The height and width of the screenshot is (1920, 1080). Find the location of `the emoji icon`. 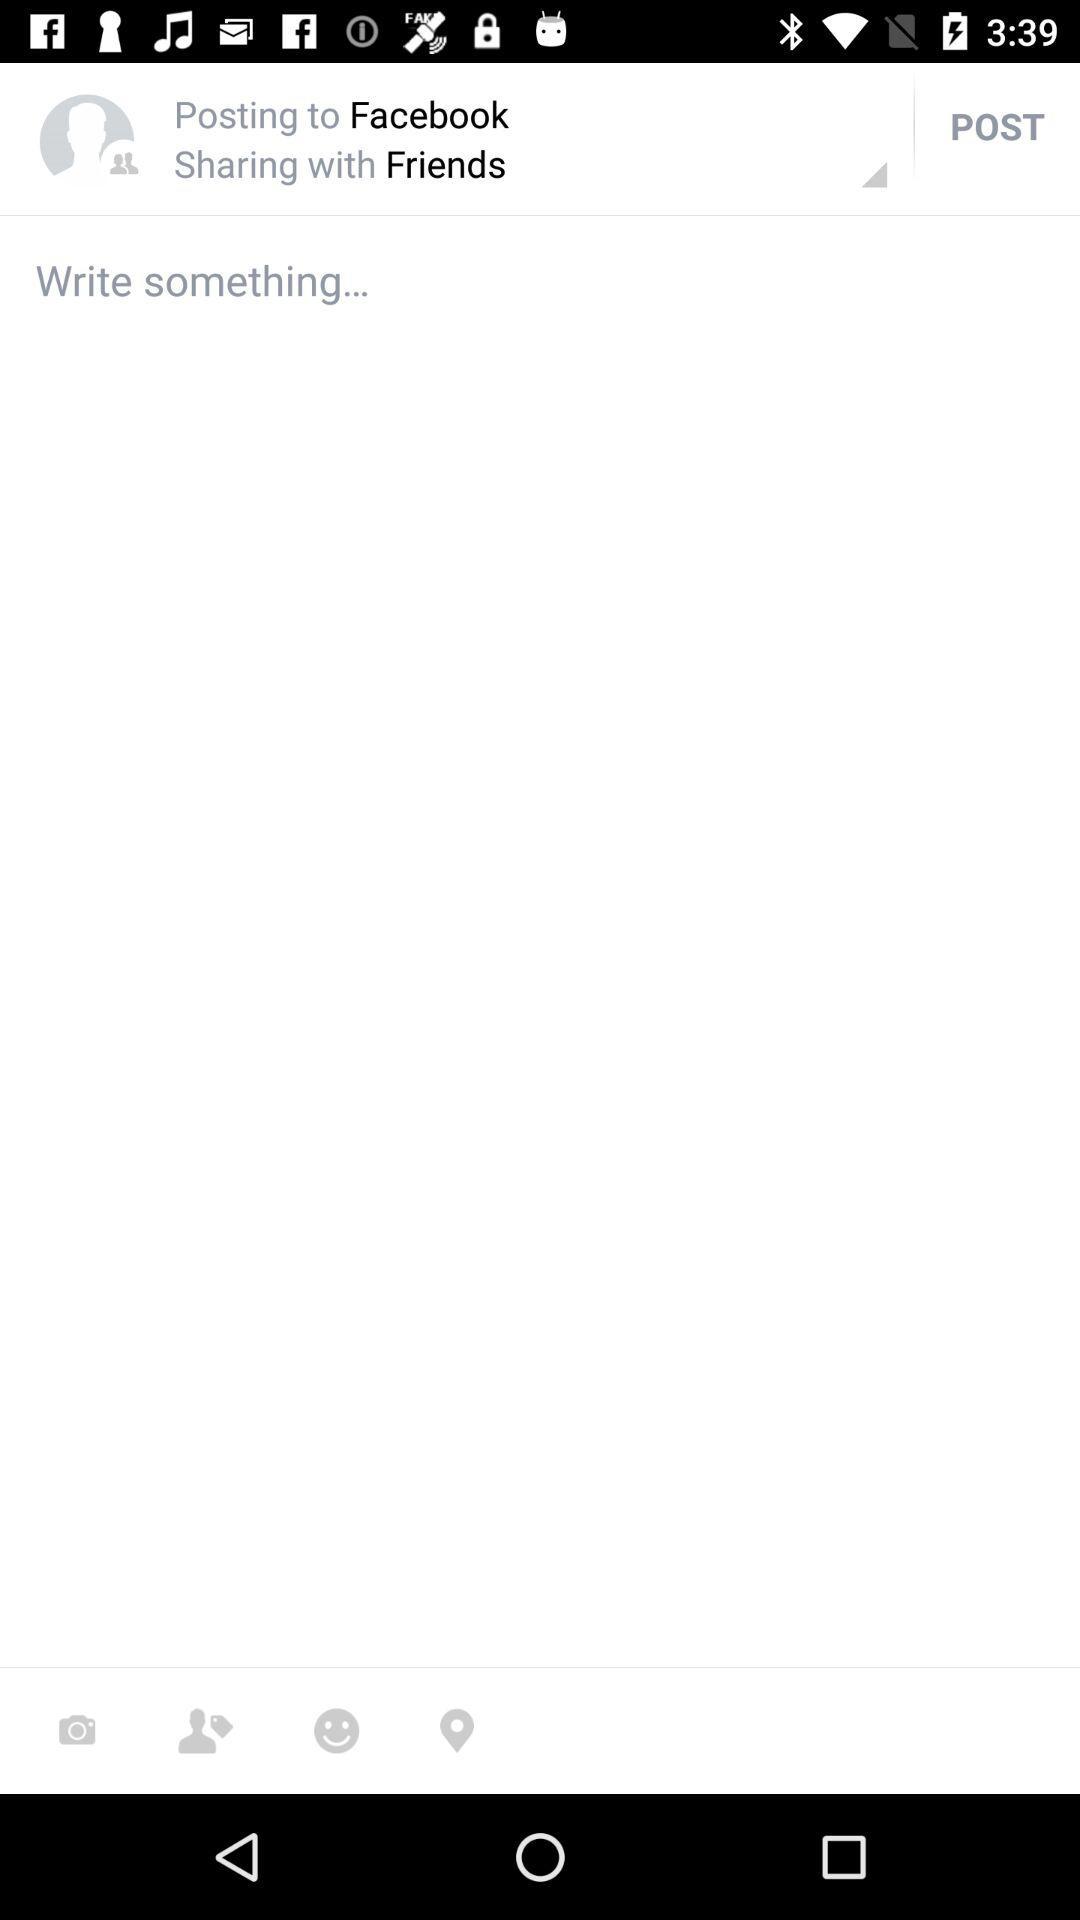

the emoji icon is located at coordinates (335, 1730).